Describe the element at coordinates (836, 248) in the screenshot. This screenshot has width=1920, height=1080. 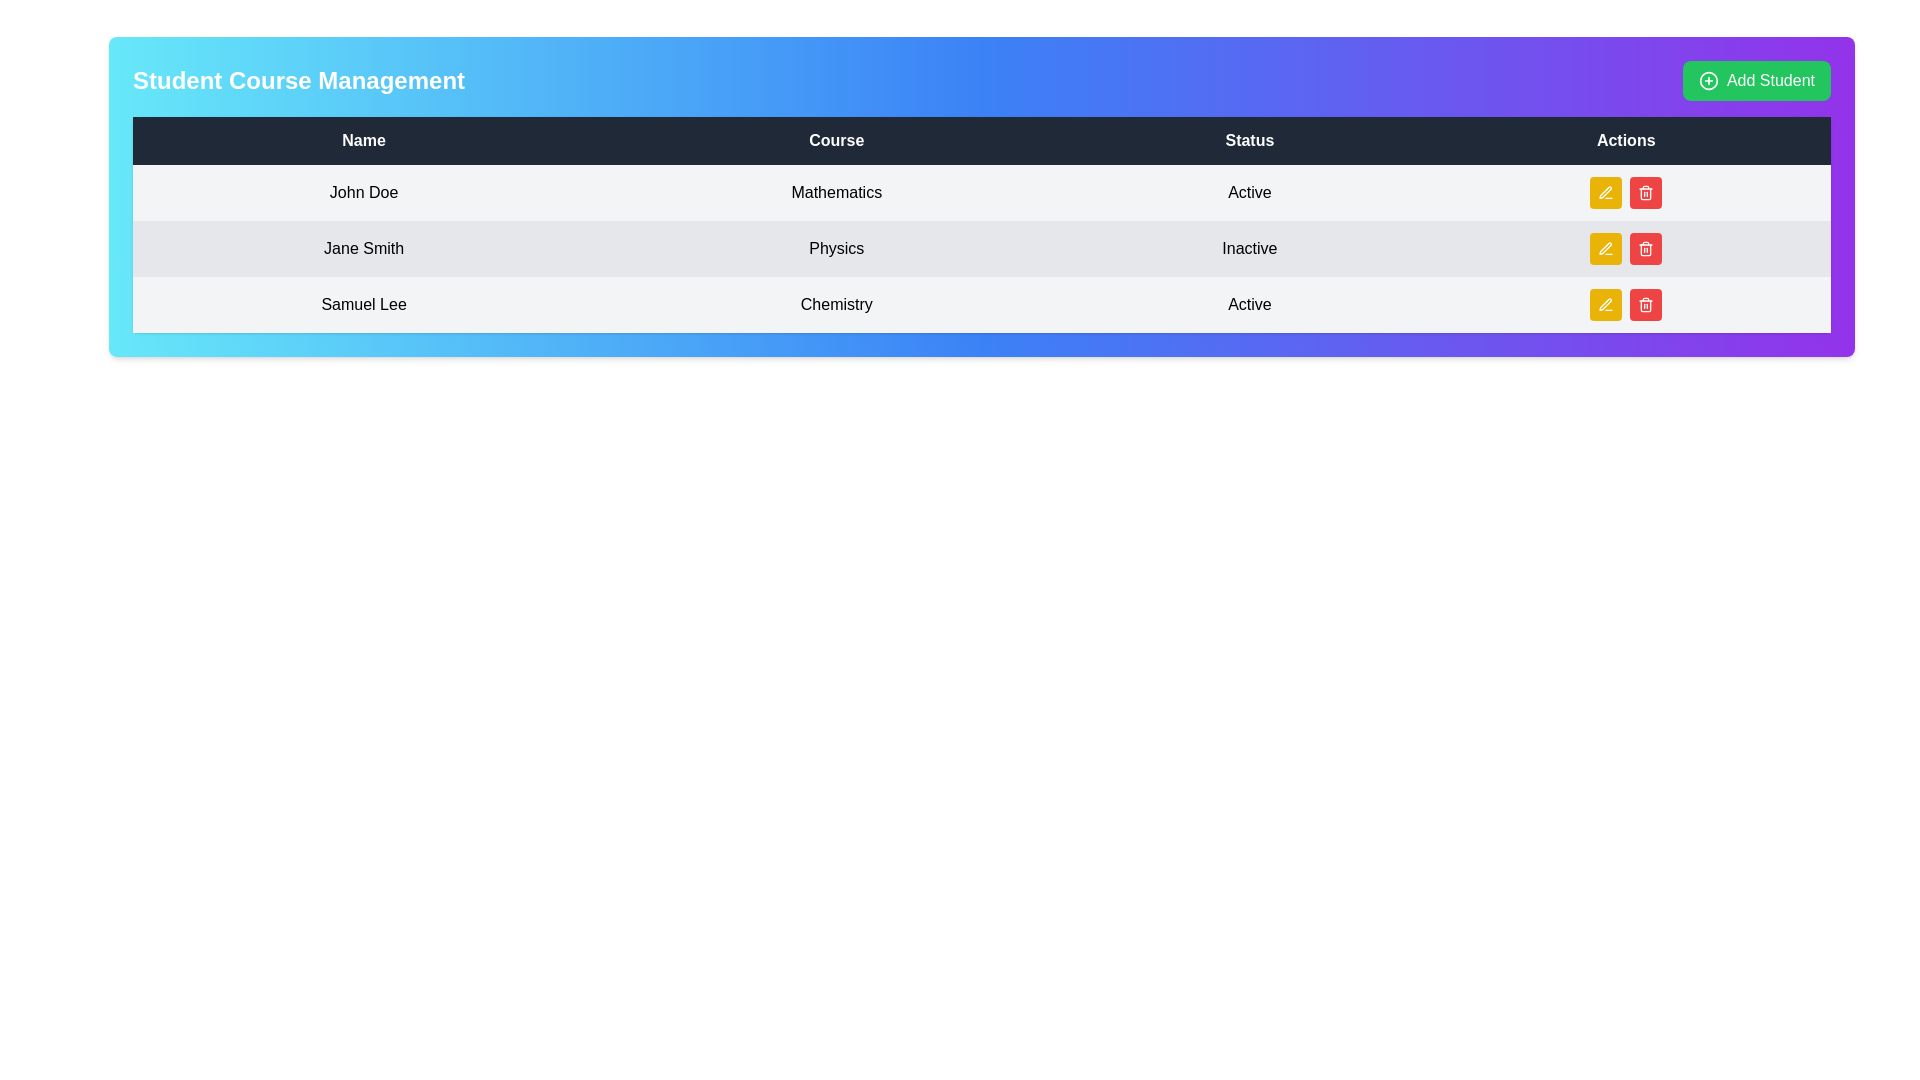
I see `the Text Display element showing the word 'Physics', located in the second row of the table under the 'Course' column, between 'Jane Smith' and 'Inactive'` at that location.